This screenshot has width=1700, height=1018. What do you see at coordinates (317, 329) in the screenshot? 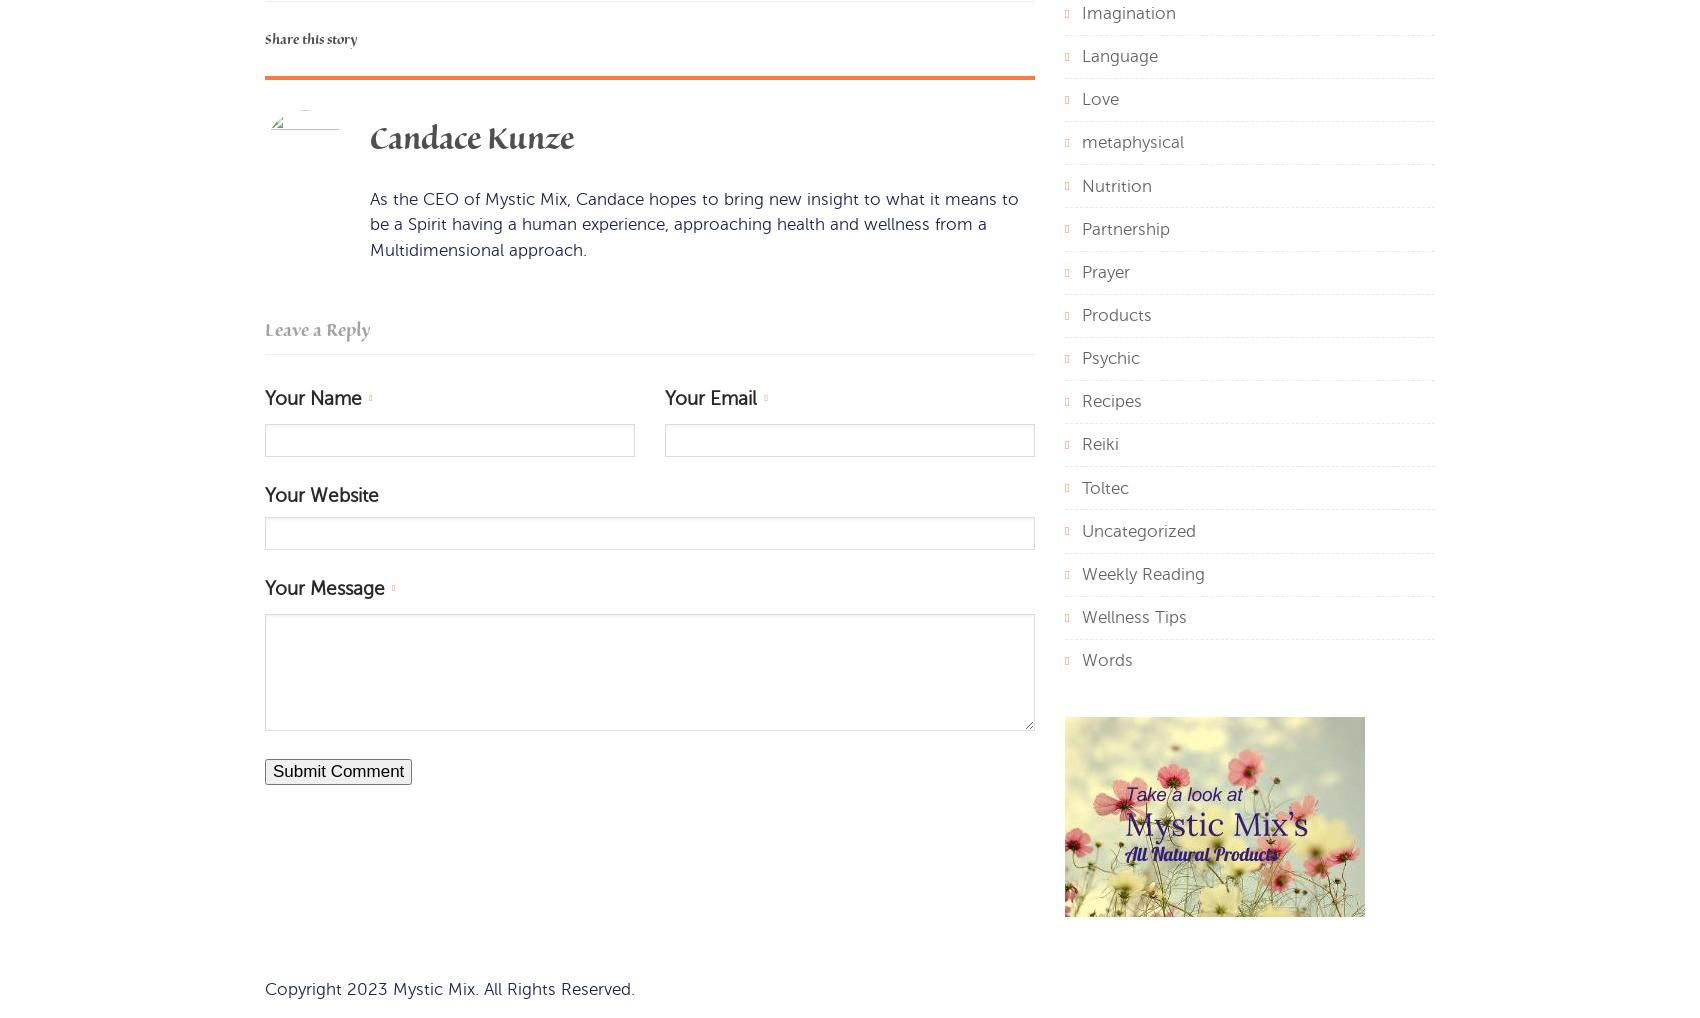
I see `'Leave a Reply'` at bounding box center [317, 329].